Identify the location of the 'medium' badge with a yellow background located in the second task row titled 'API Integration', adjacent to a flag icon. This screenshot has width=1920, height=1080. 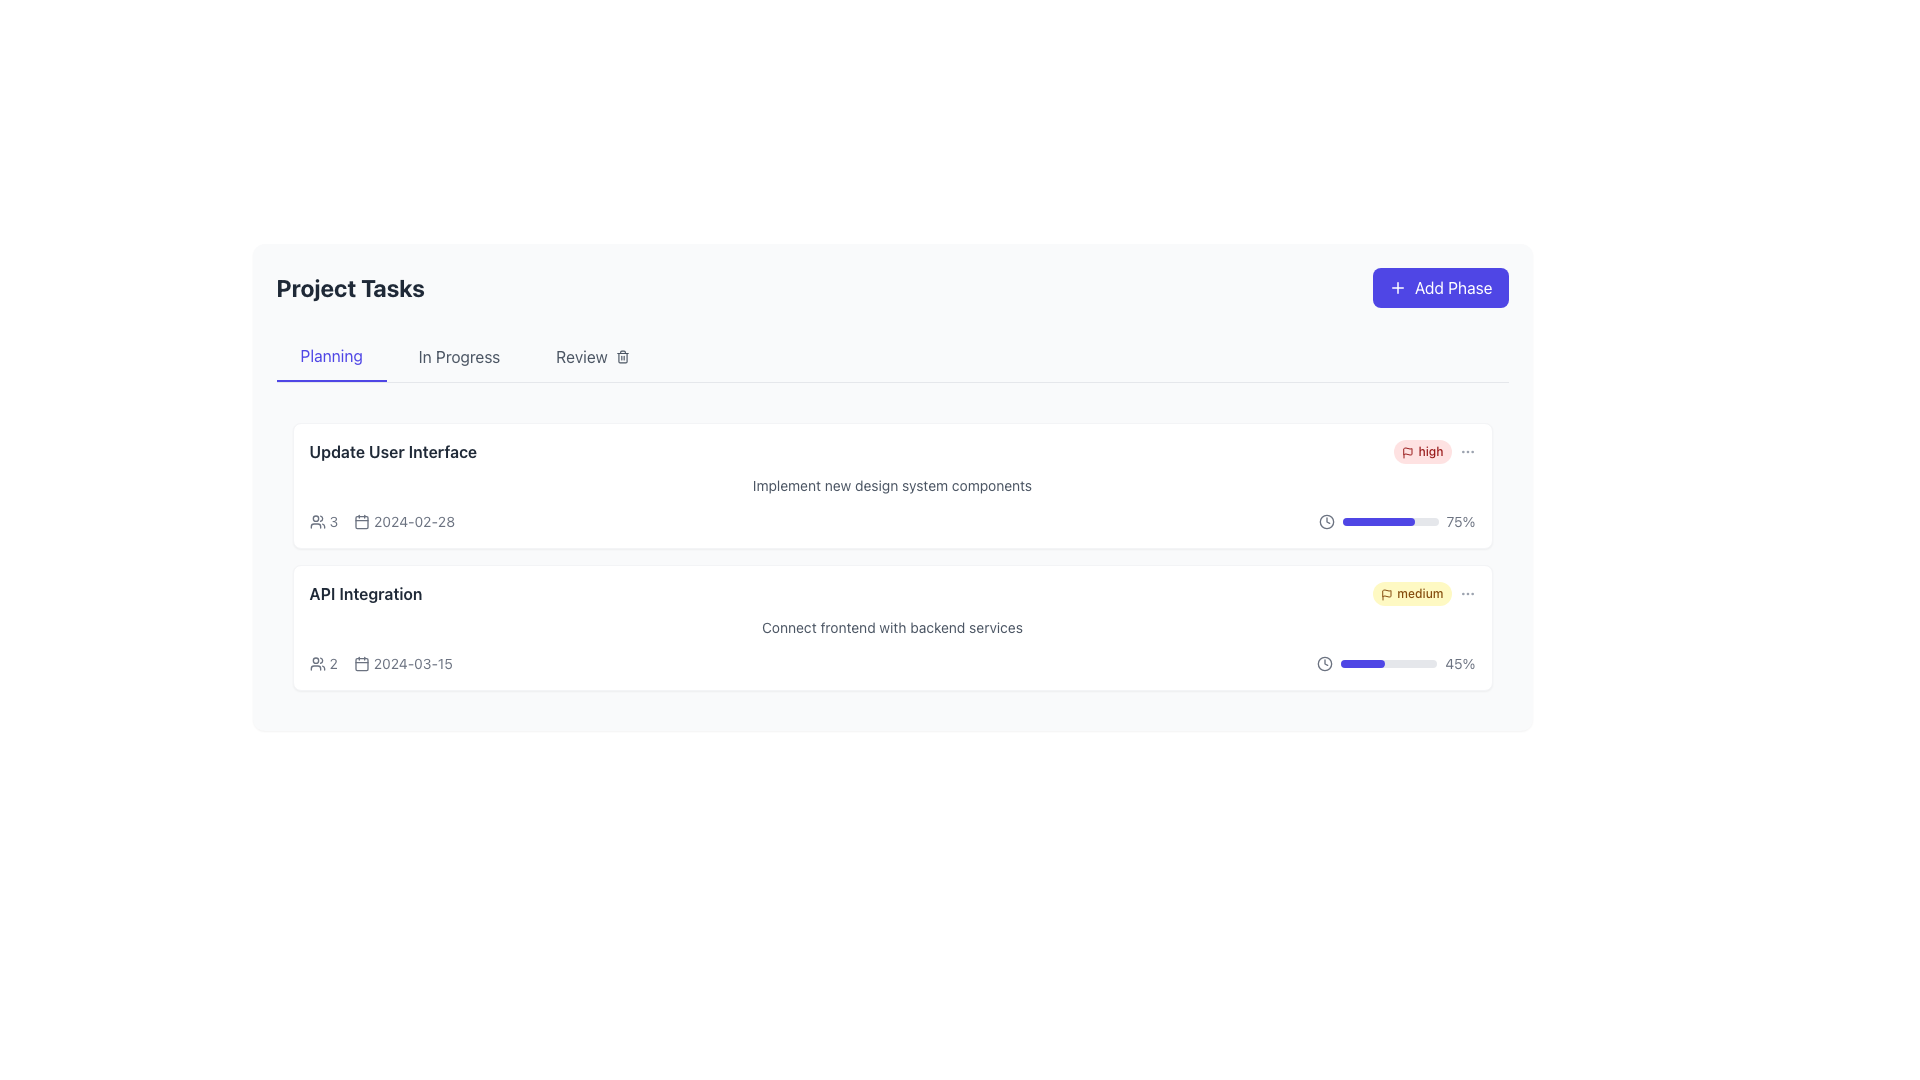
(1423, 593).